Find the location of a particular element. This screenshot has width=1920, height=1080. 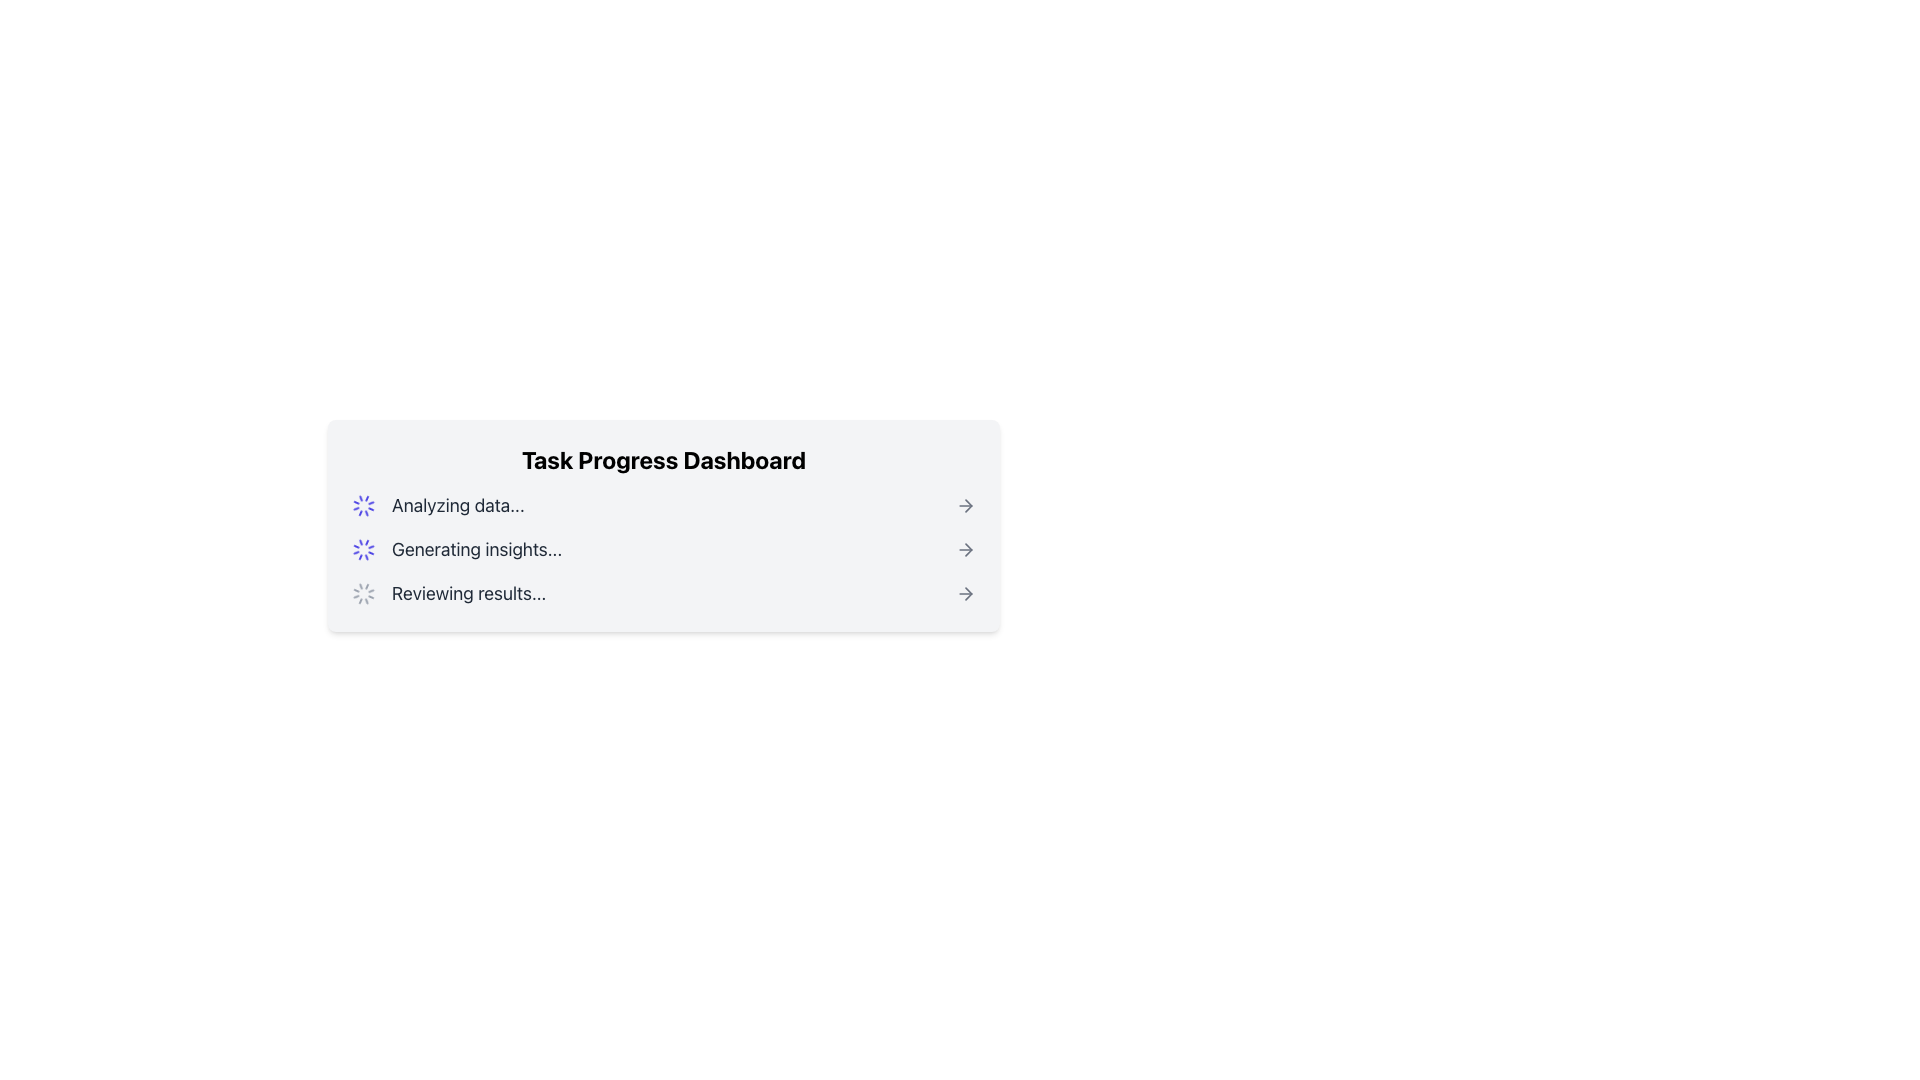

the right arrow icon in the 'Task Progress Dashboard' is located at coordinates (968, 593).